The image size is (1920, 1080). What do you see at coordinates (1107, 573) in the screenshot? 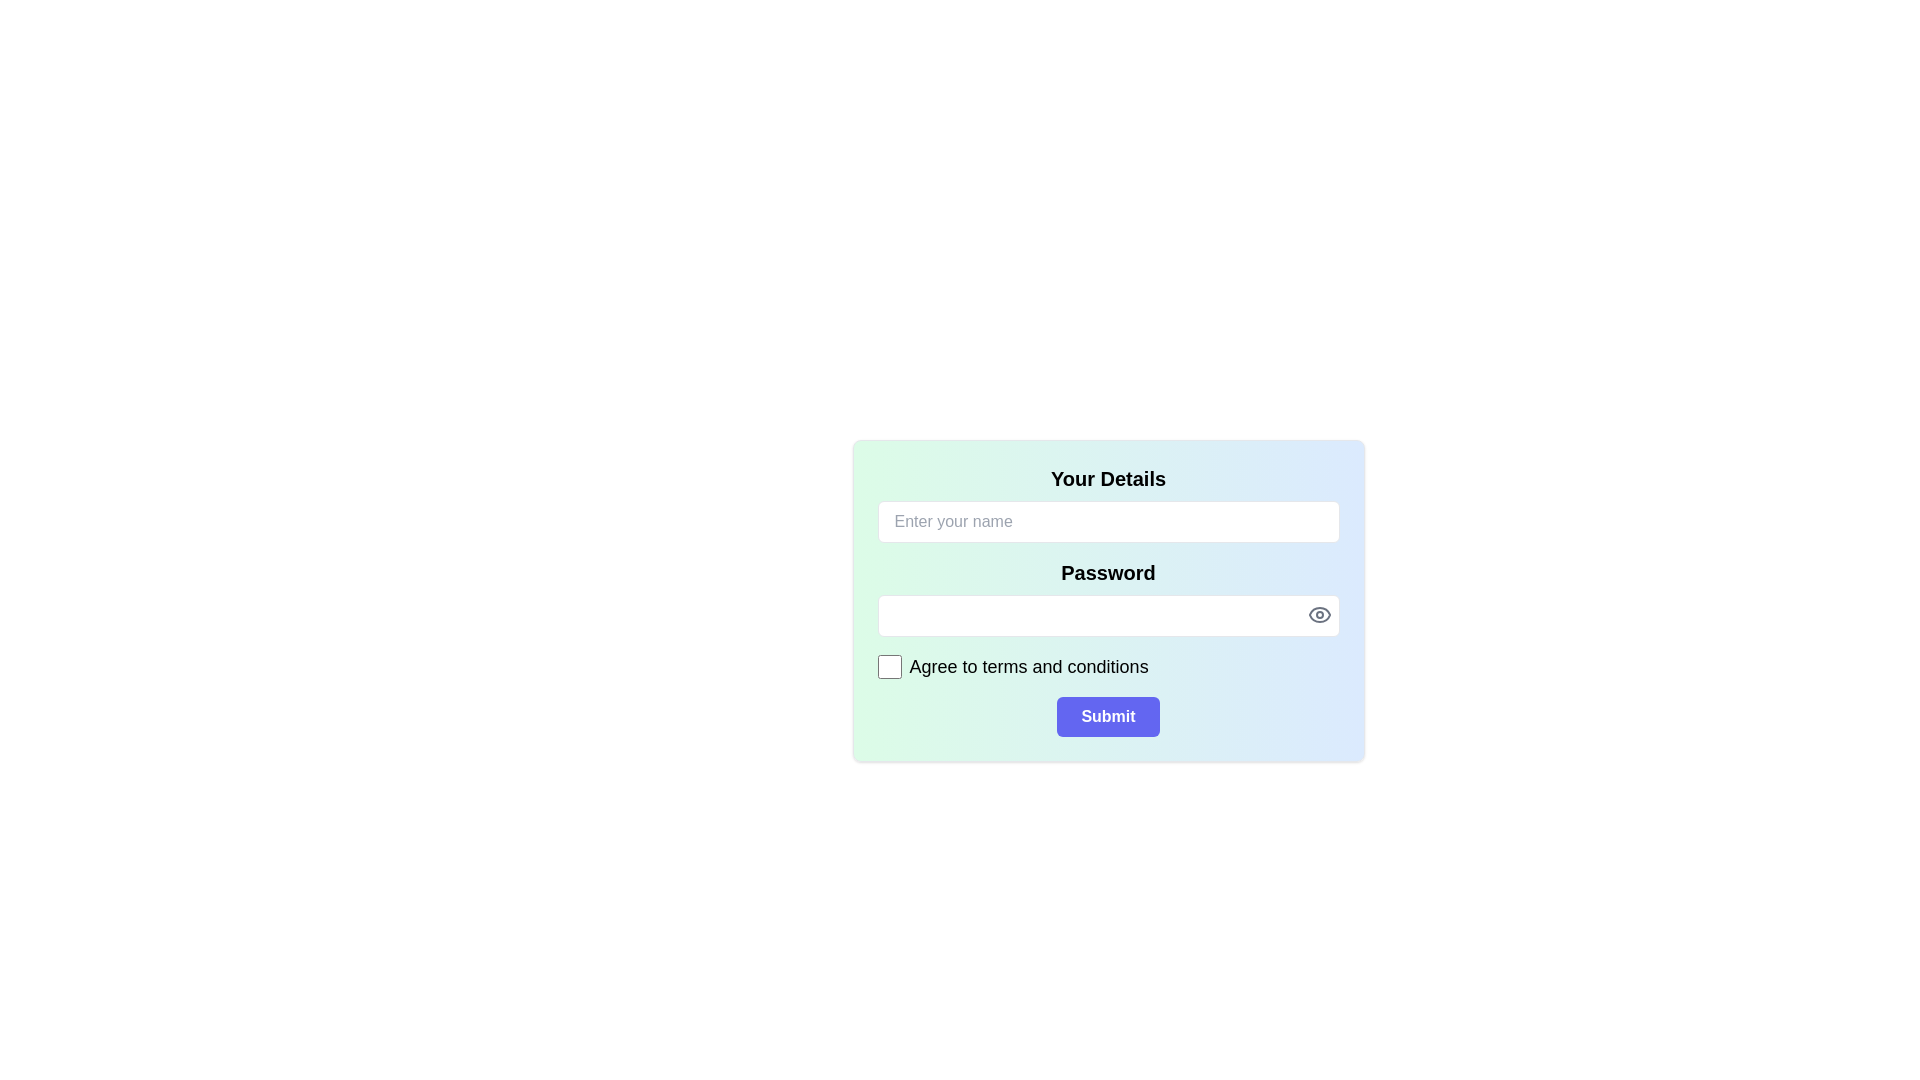
I see `the 'Password' label text element, which is styled in bold and larger font, located above the input field in the form layout` at bounding box center [1107, 573].